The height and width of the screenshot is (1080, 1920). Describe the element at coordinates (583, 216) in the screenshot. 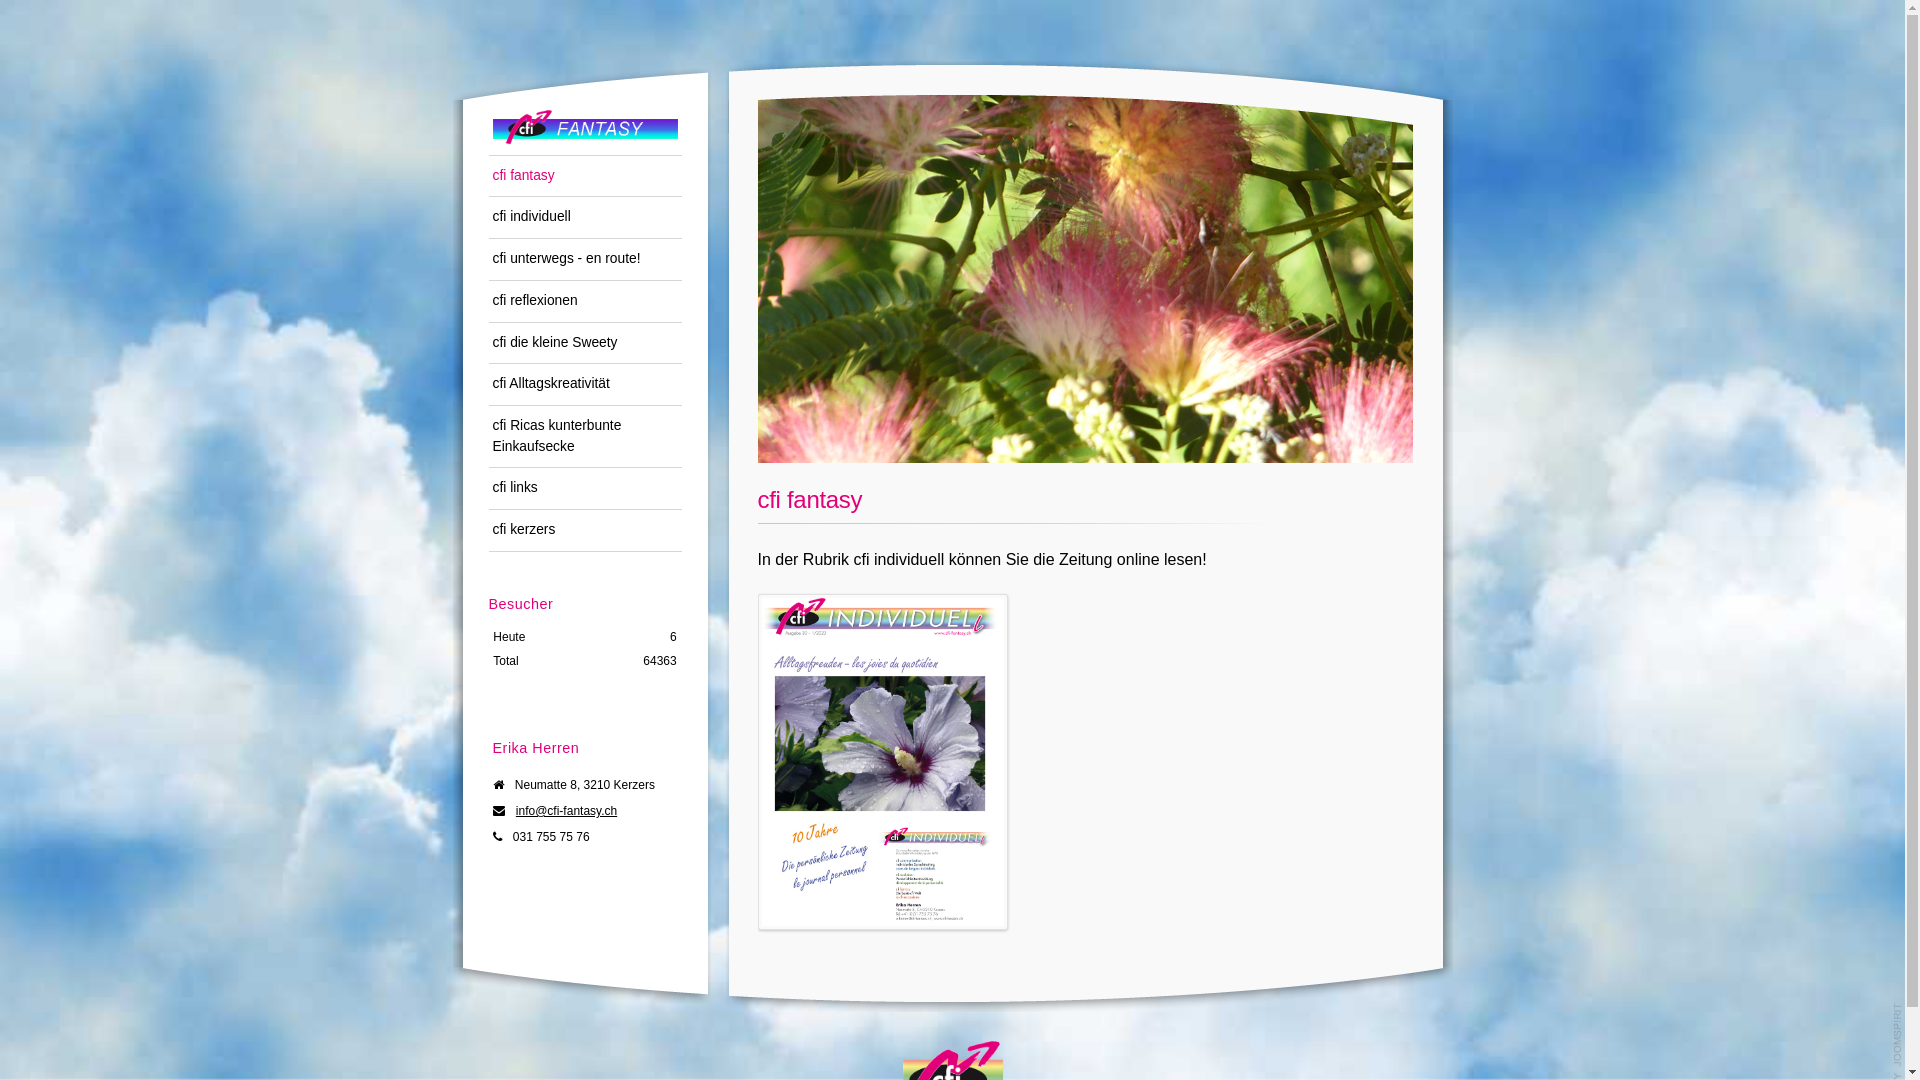

I see `'cfi individuell'` at that location.